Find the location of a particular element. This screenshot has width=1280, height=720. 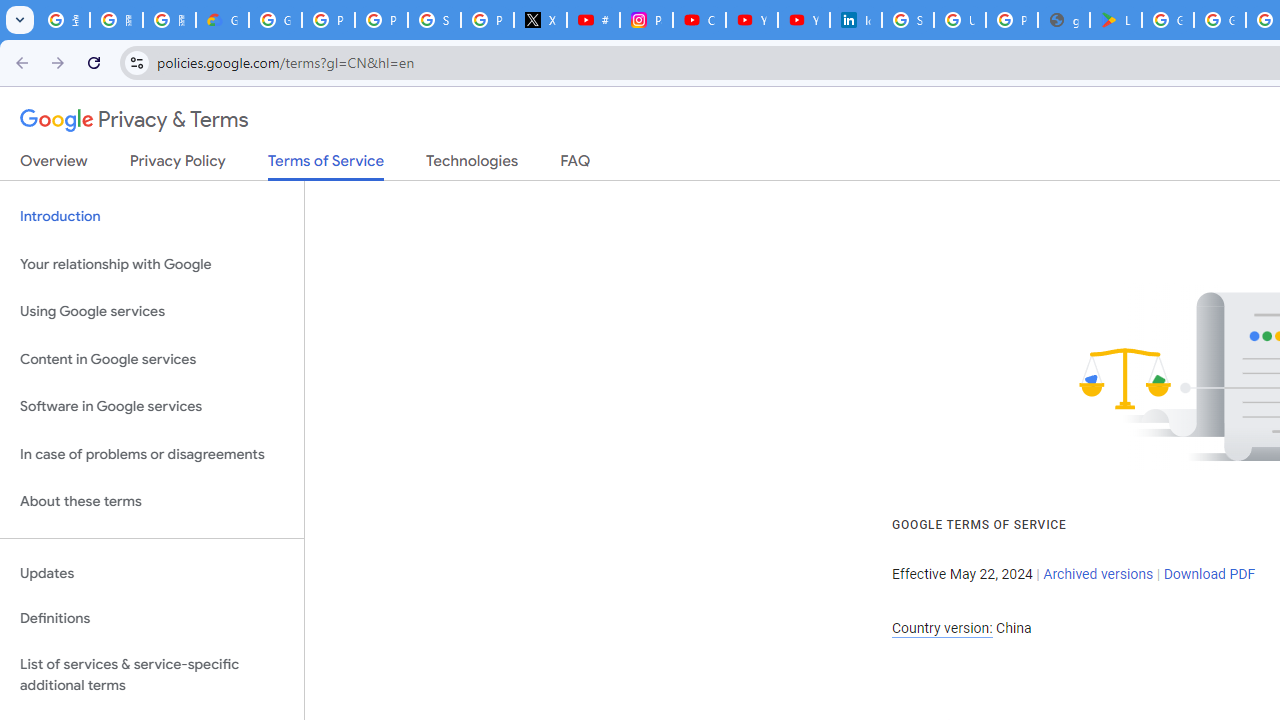

'Archived versions' is located at coordinates (1097, 574).